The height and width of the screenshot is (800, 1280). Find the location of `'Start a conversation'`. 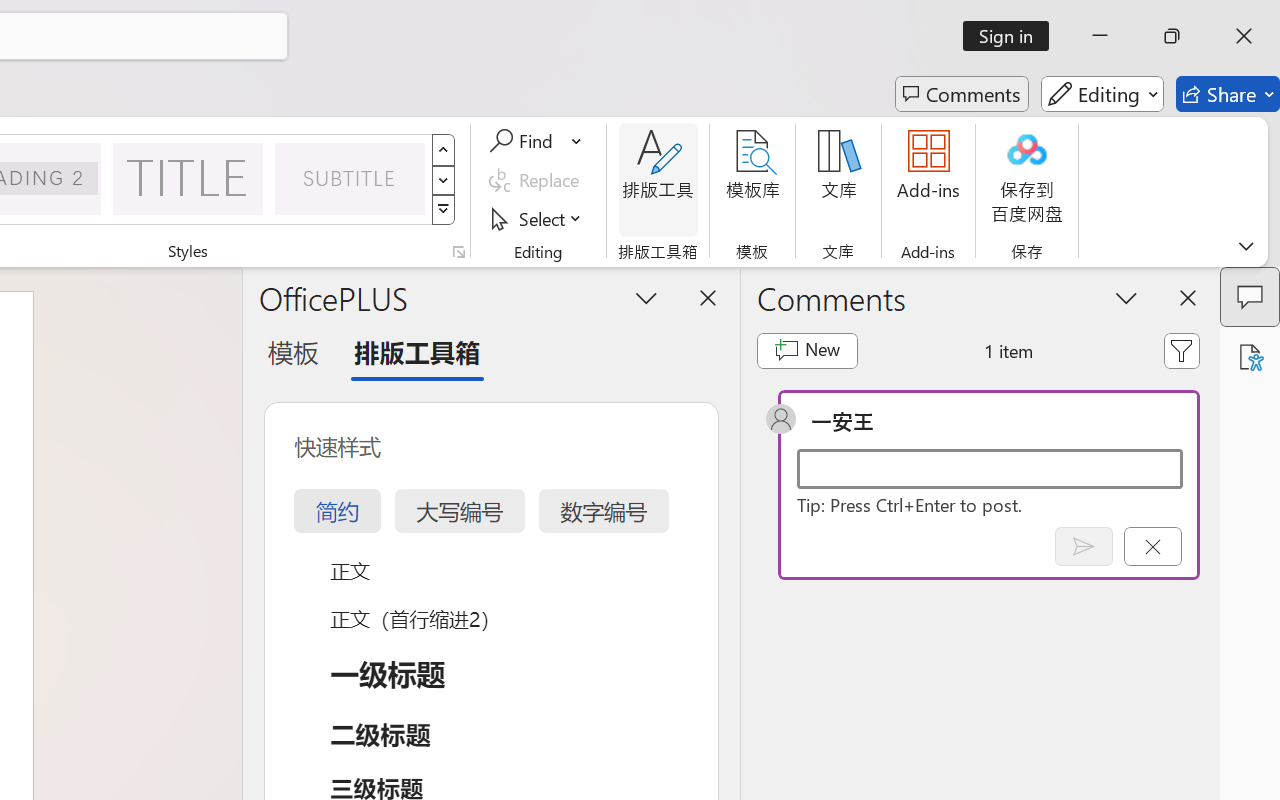

'Start a conversation' is located at coordinates (990, 469).